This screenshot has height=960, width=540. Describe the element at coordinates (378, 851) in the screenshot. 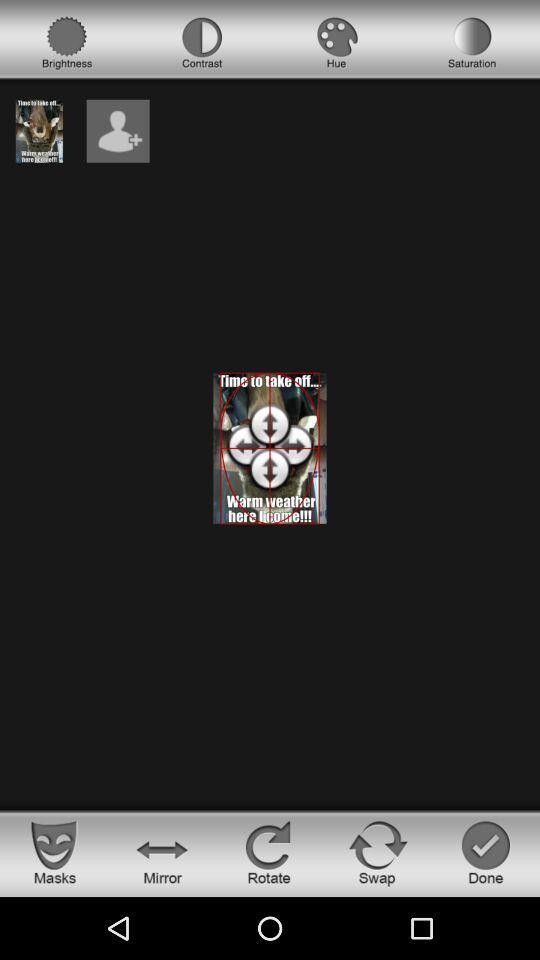

I see `swap image position` at that location.